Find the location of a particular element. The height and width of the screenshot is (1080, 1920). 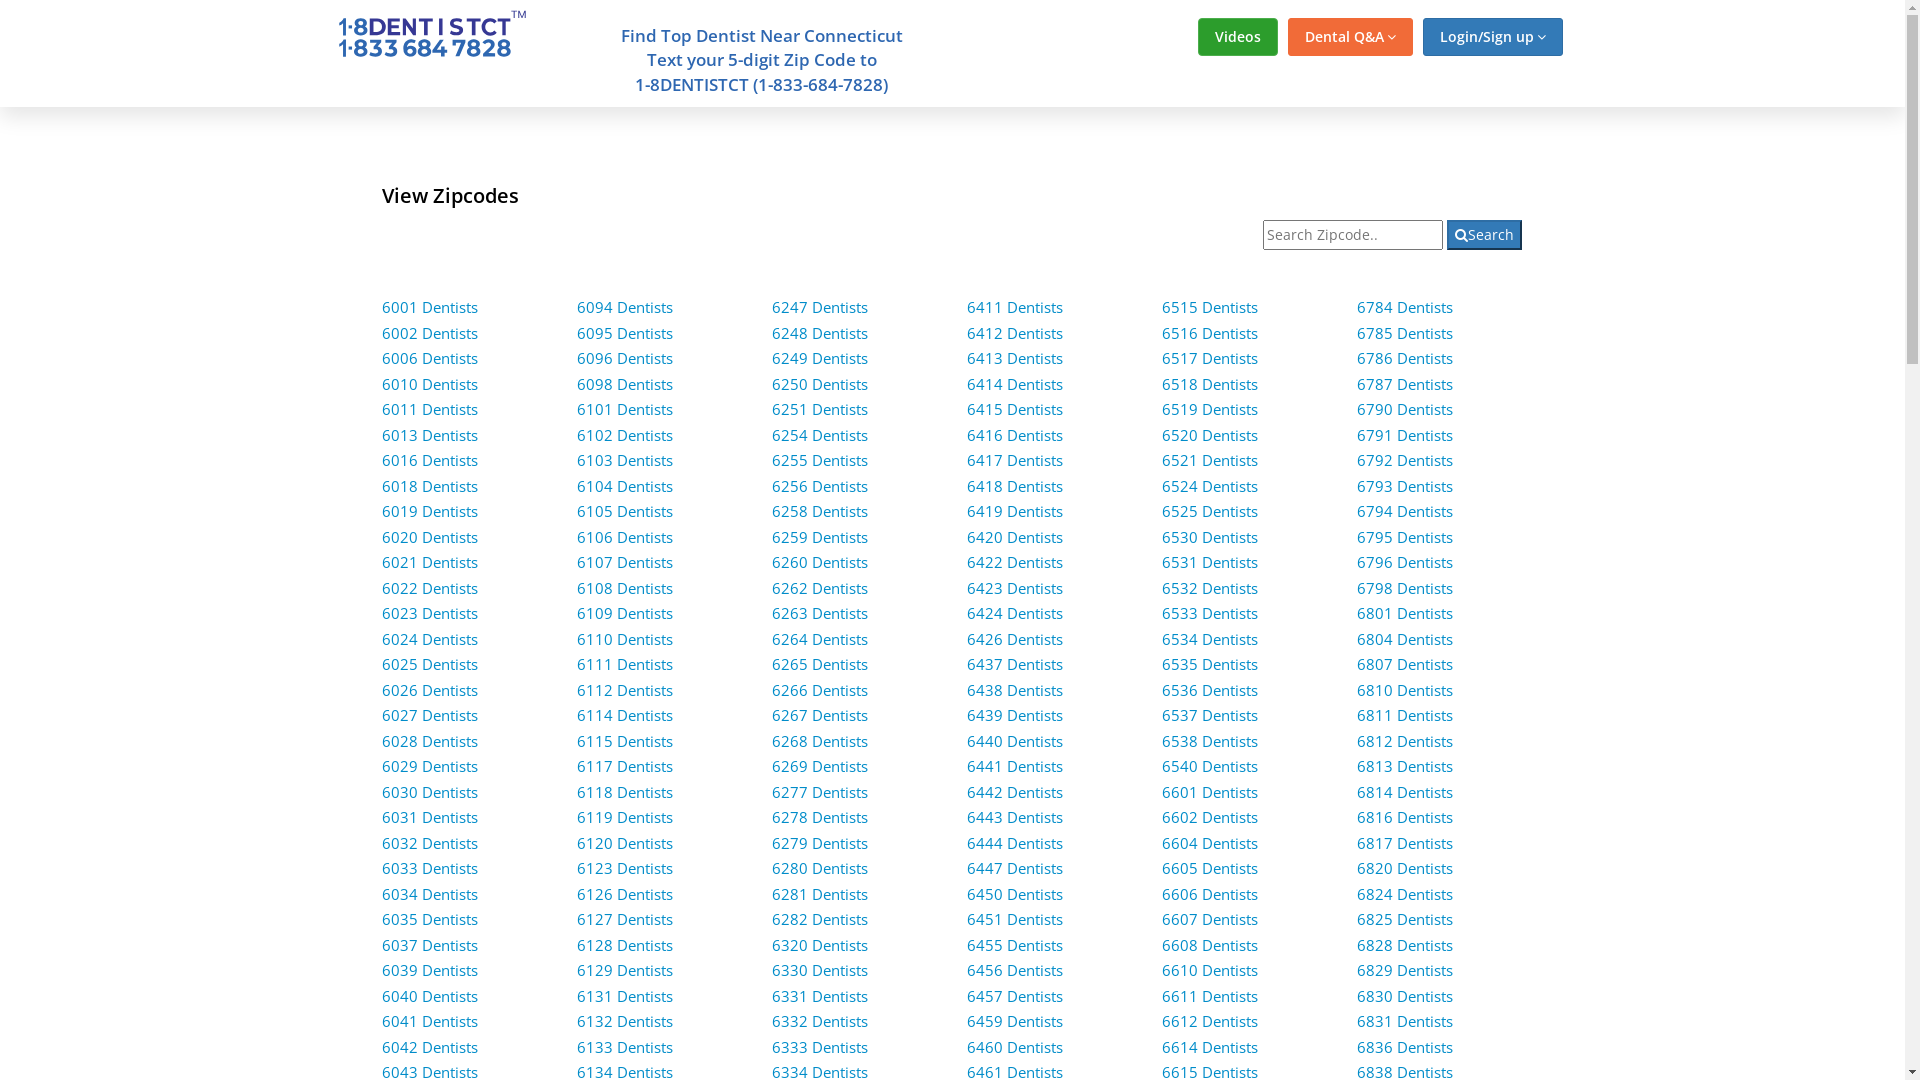

'6785 Dentists' is located at coordinates (1404, 331).